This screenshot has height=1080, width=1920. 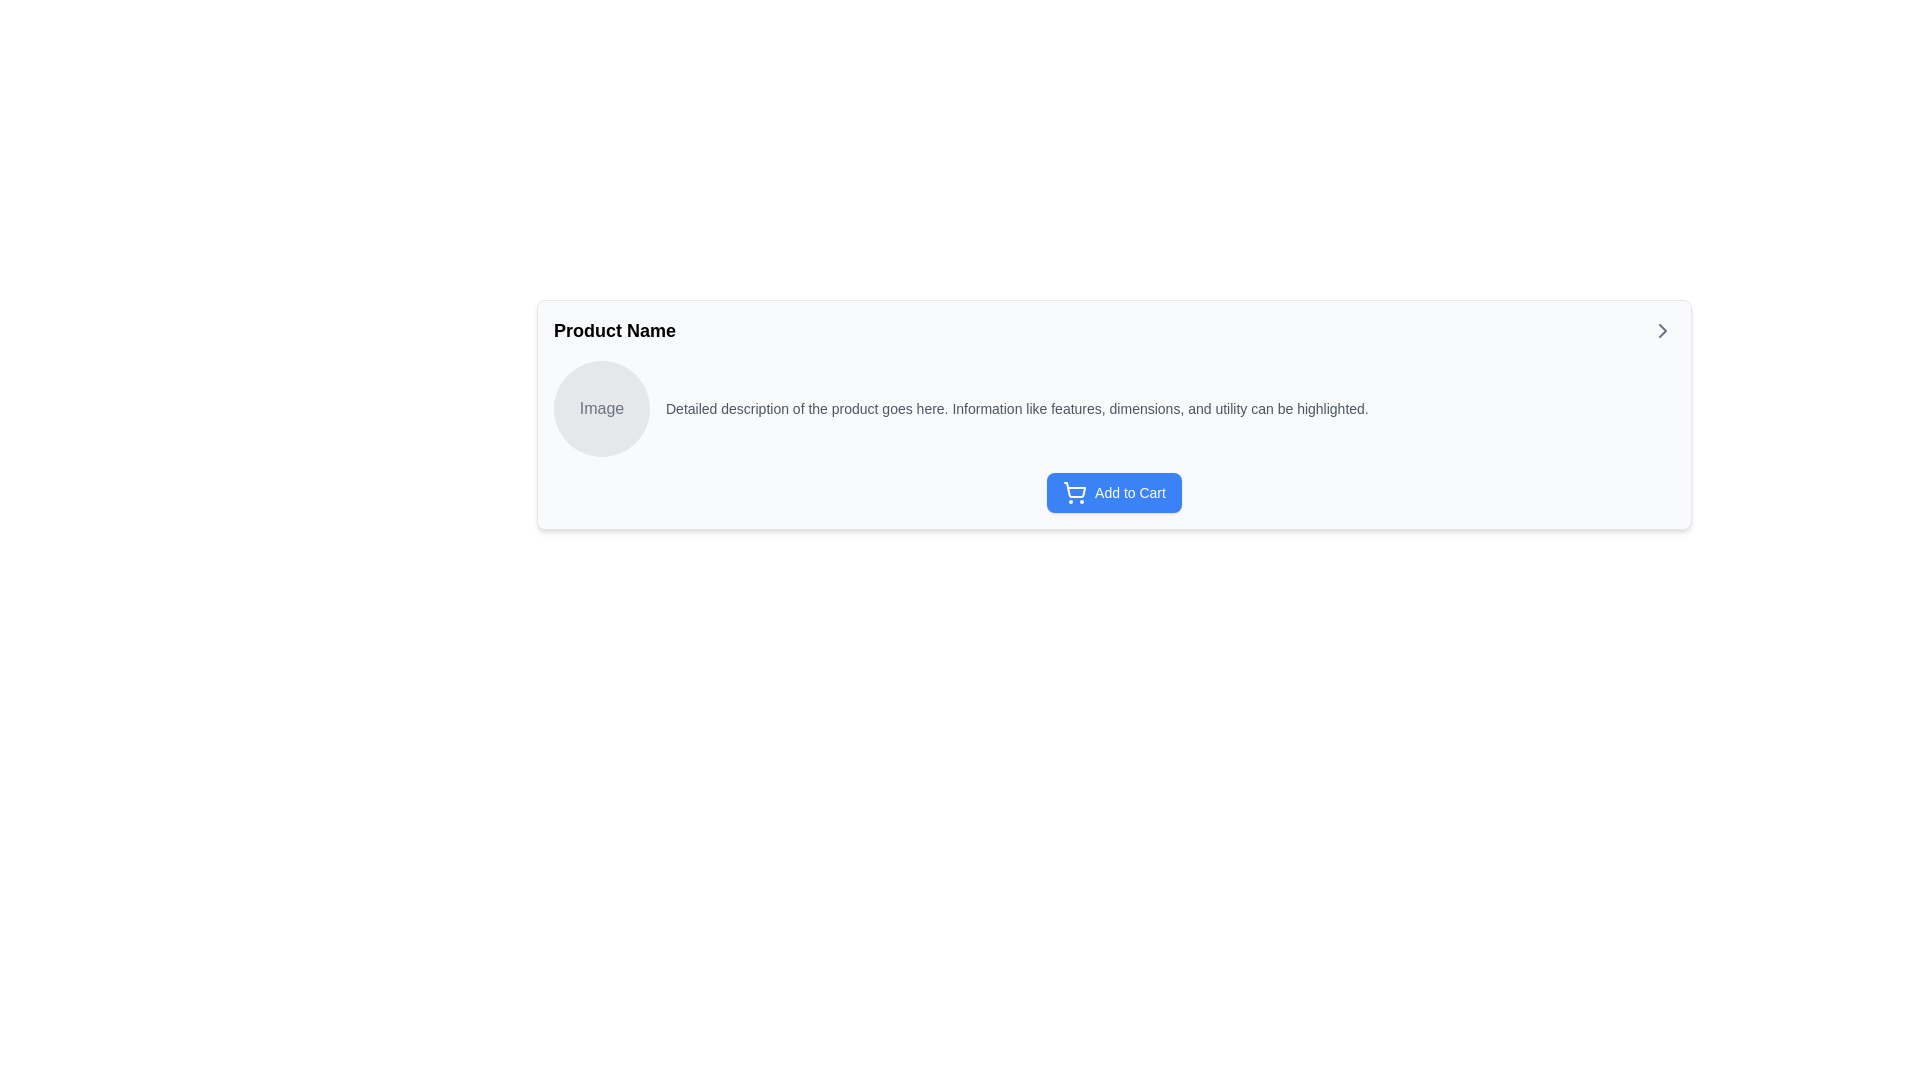 What do you see at coordinates (1113, 493) in the screenshot?
I see `the button located at the bottom-right corner of the product details card` at bounding box center [1113, 493].